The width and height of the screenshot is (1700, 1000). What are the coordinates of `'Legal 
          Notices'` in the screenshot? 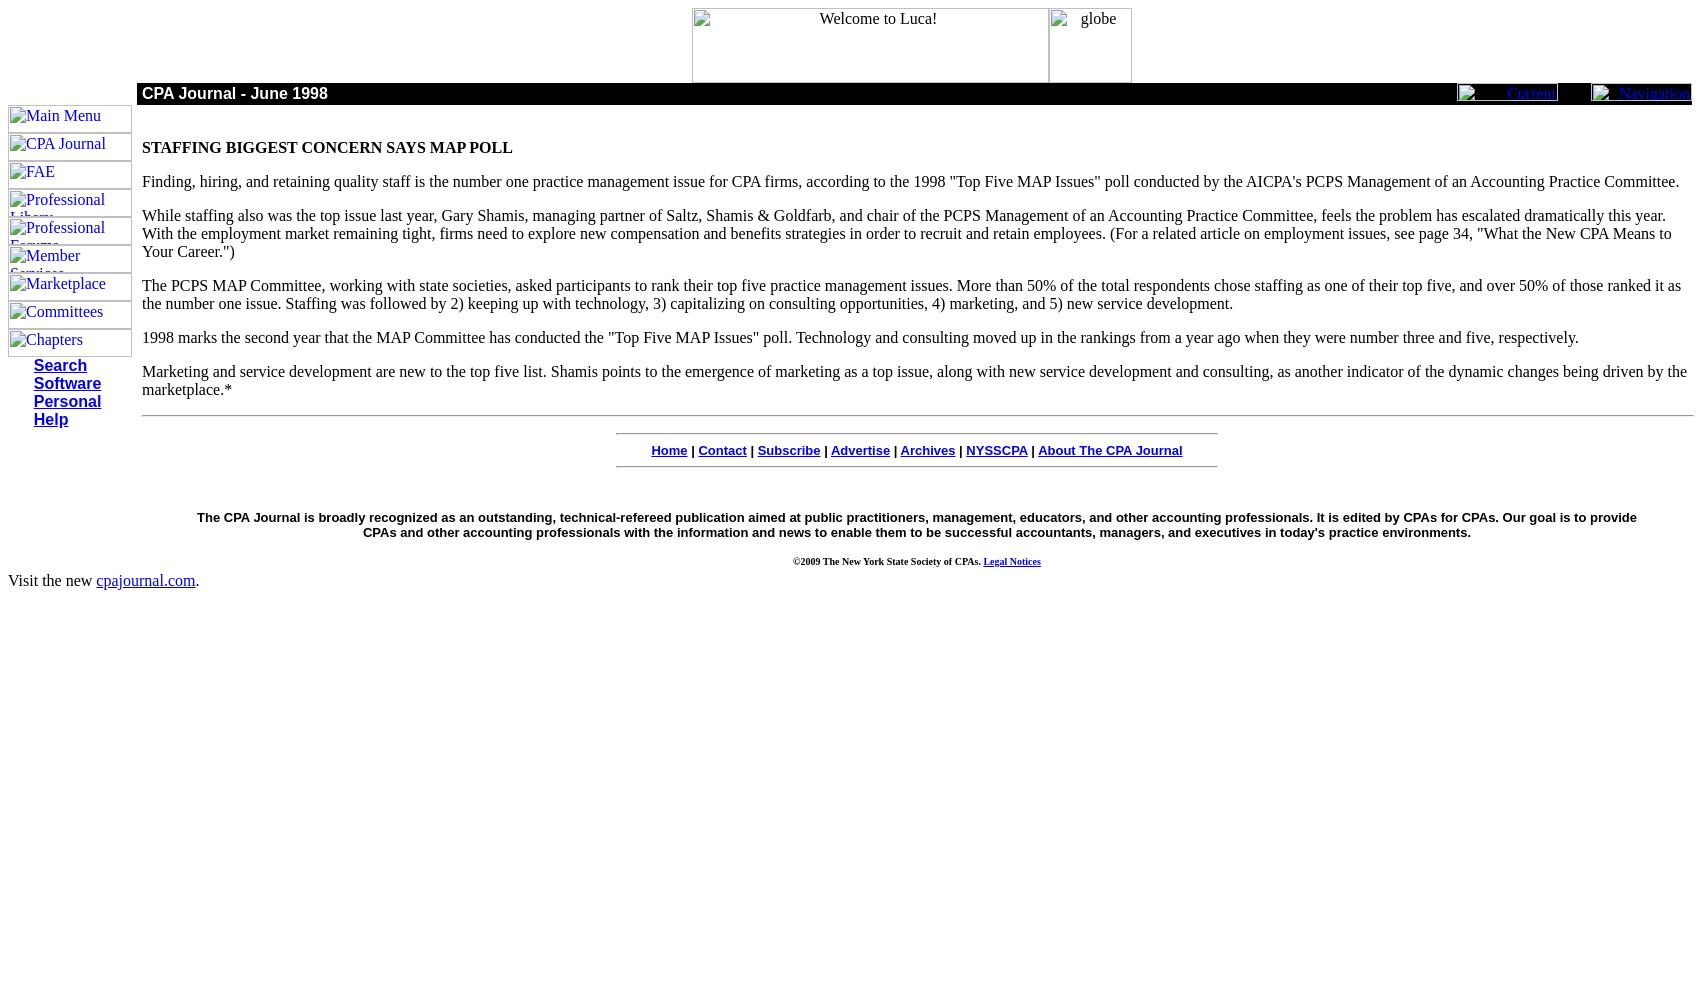 It's located at (1010, 561).